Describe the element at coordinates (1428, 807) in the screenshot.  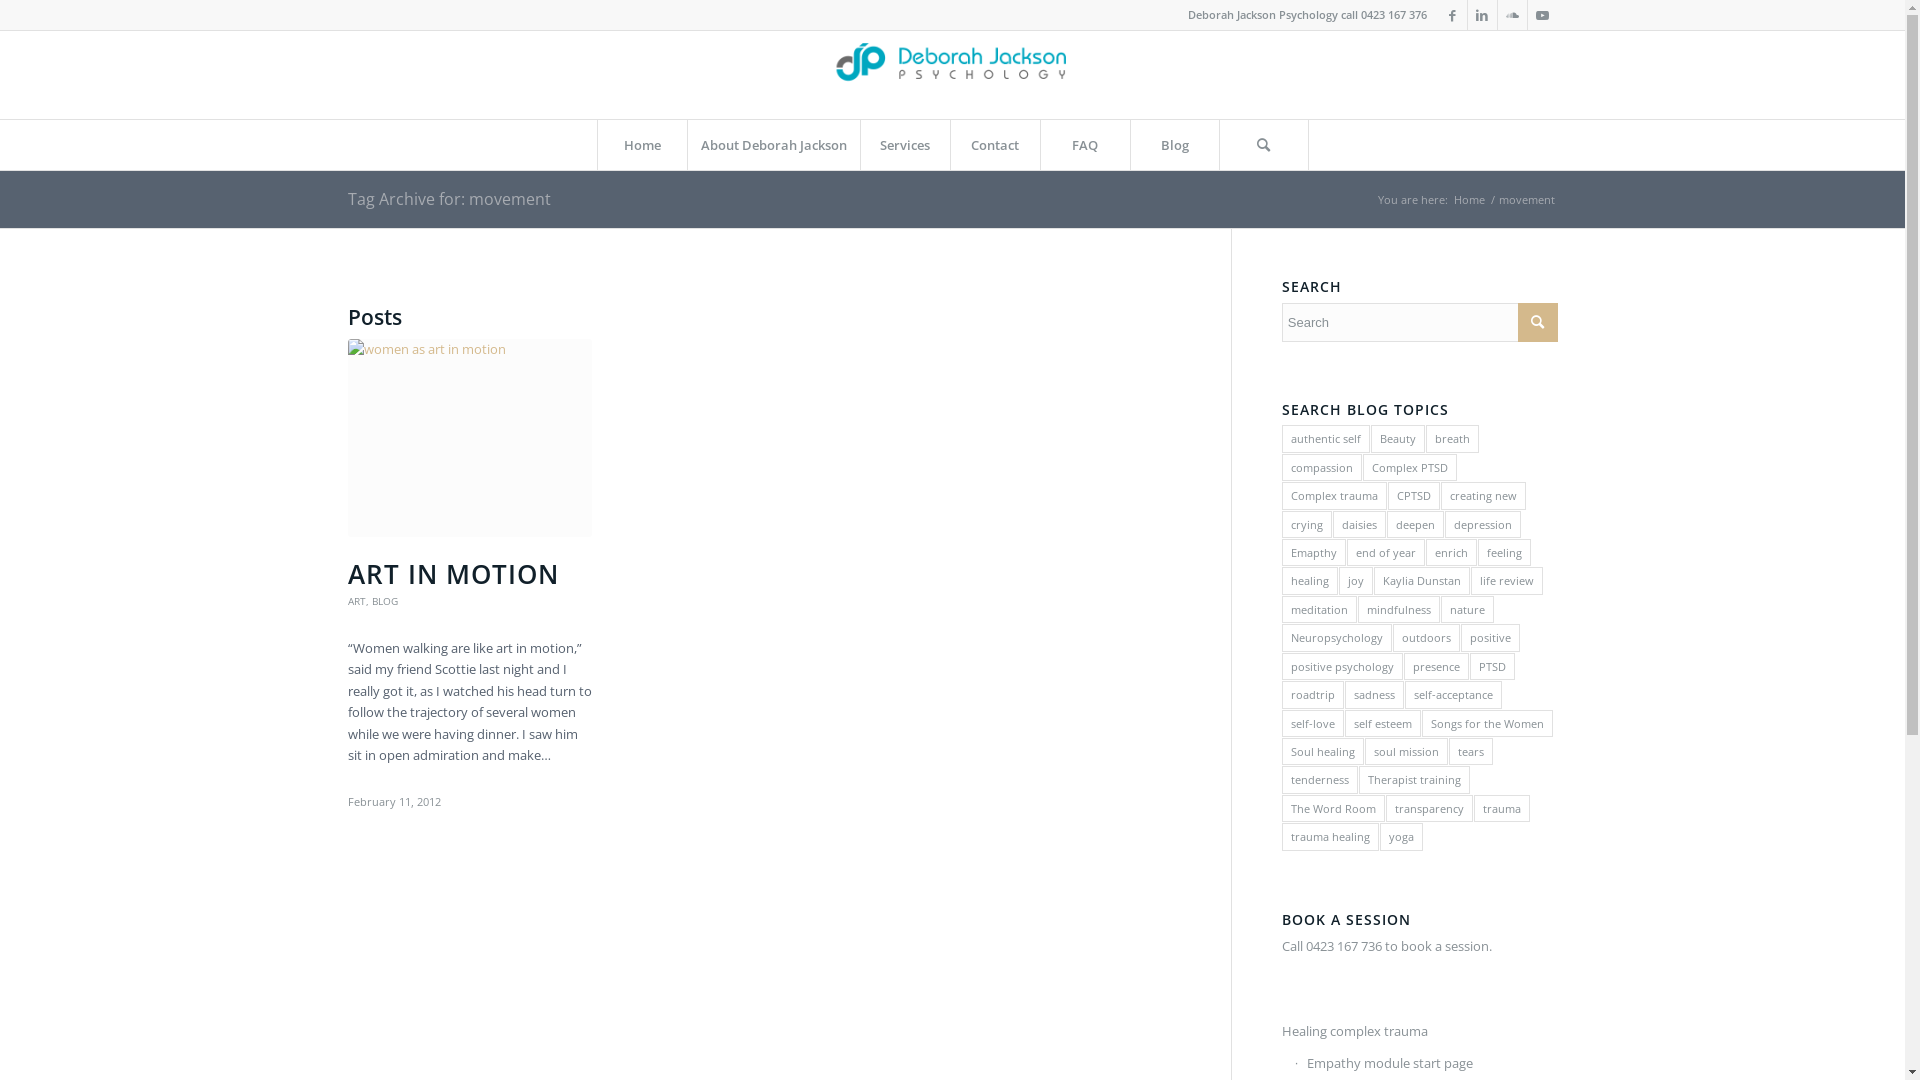
I see `'transparency'` at that location.